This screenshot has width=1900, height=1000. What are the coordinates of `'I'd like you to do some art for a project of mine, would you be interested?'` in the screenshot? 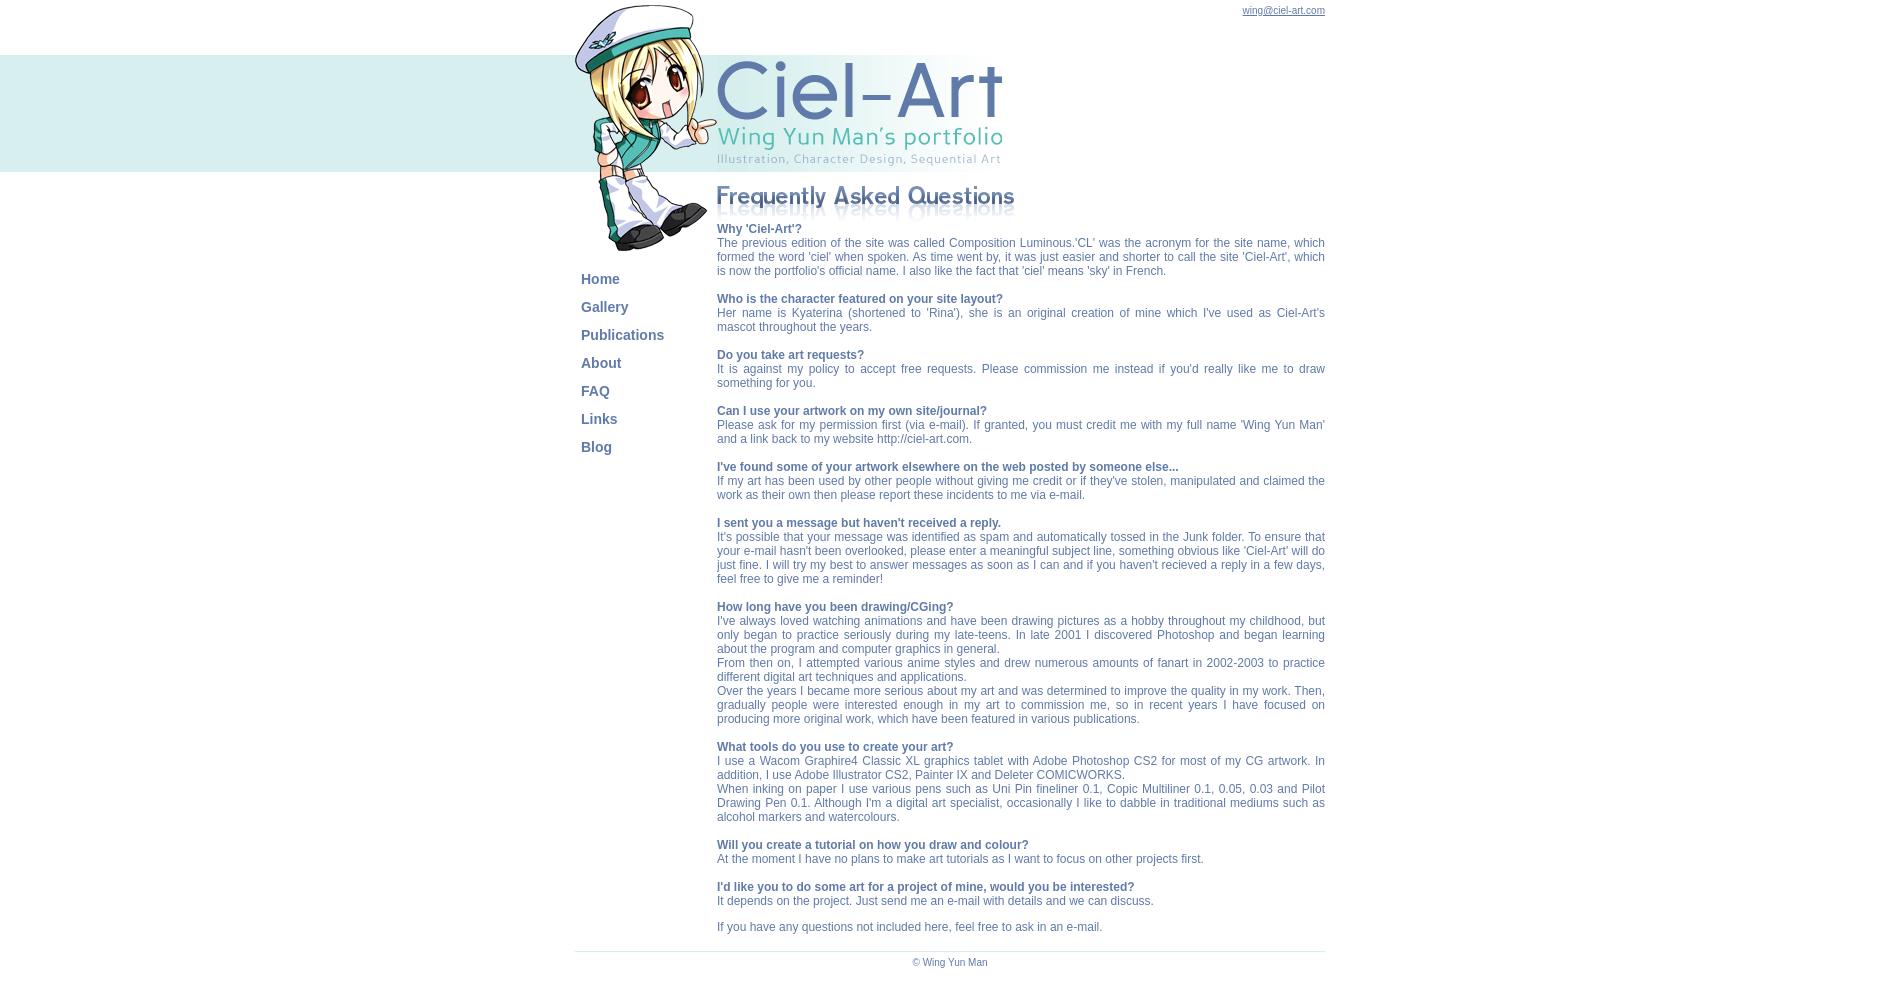 It's located at (924, 887).